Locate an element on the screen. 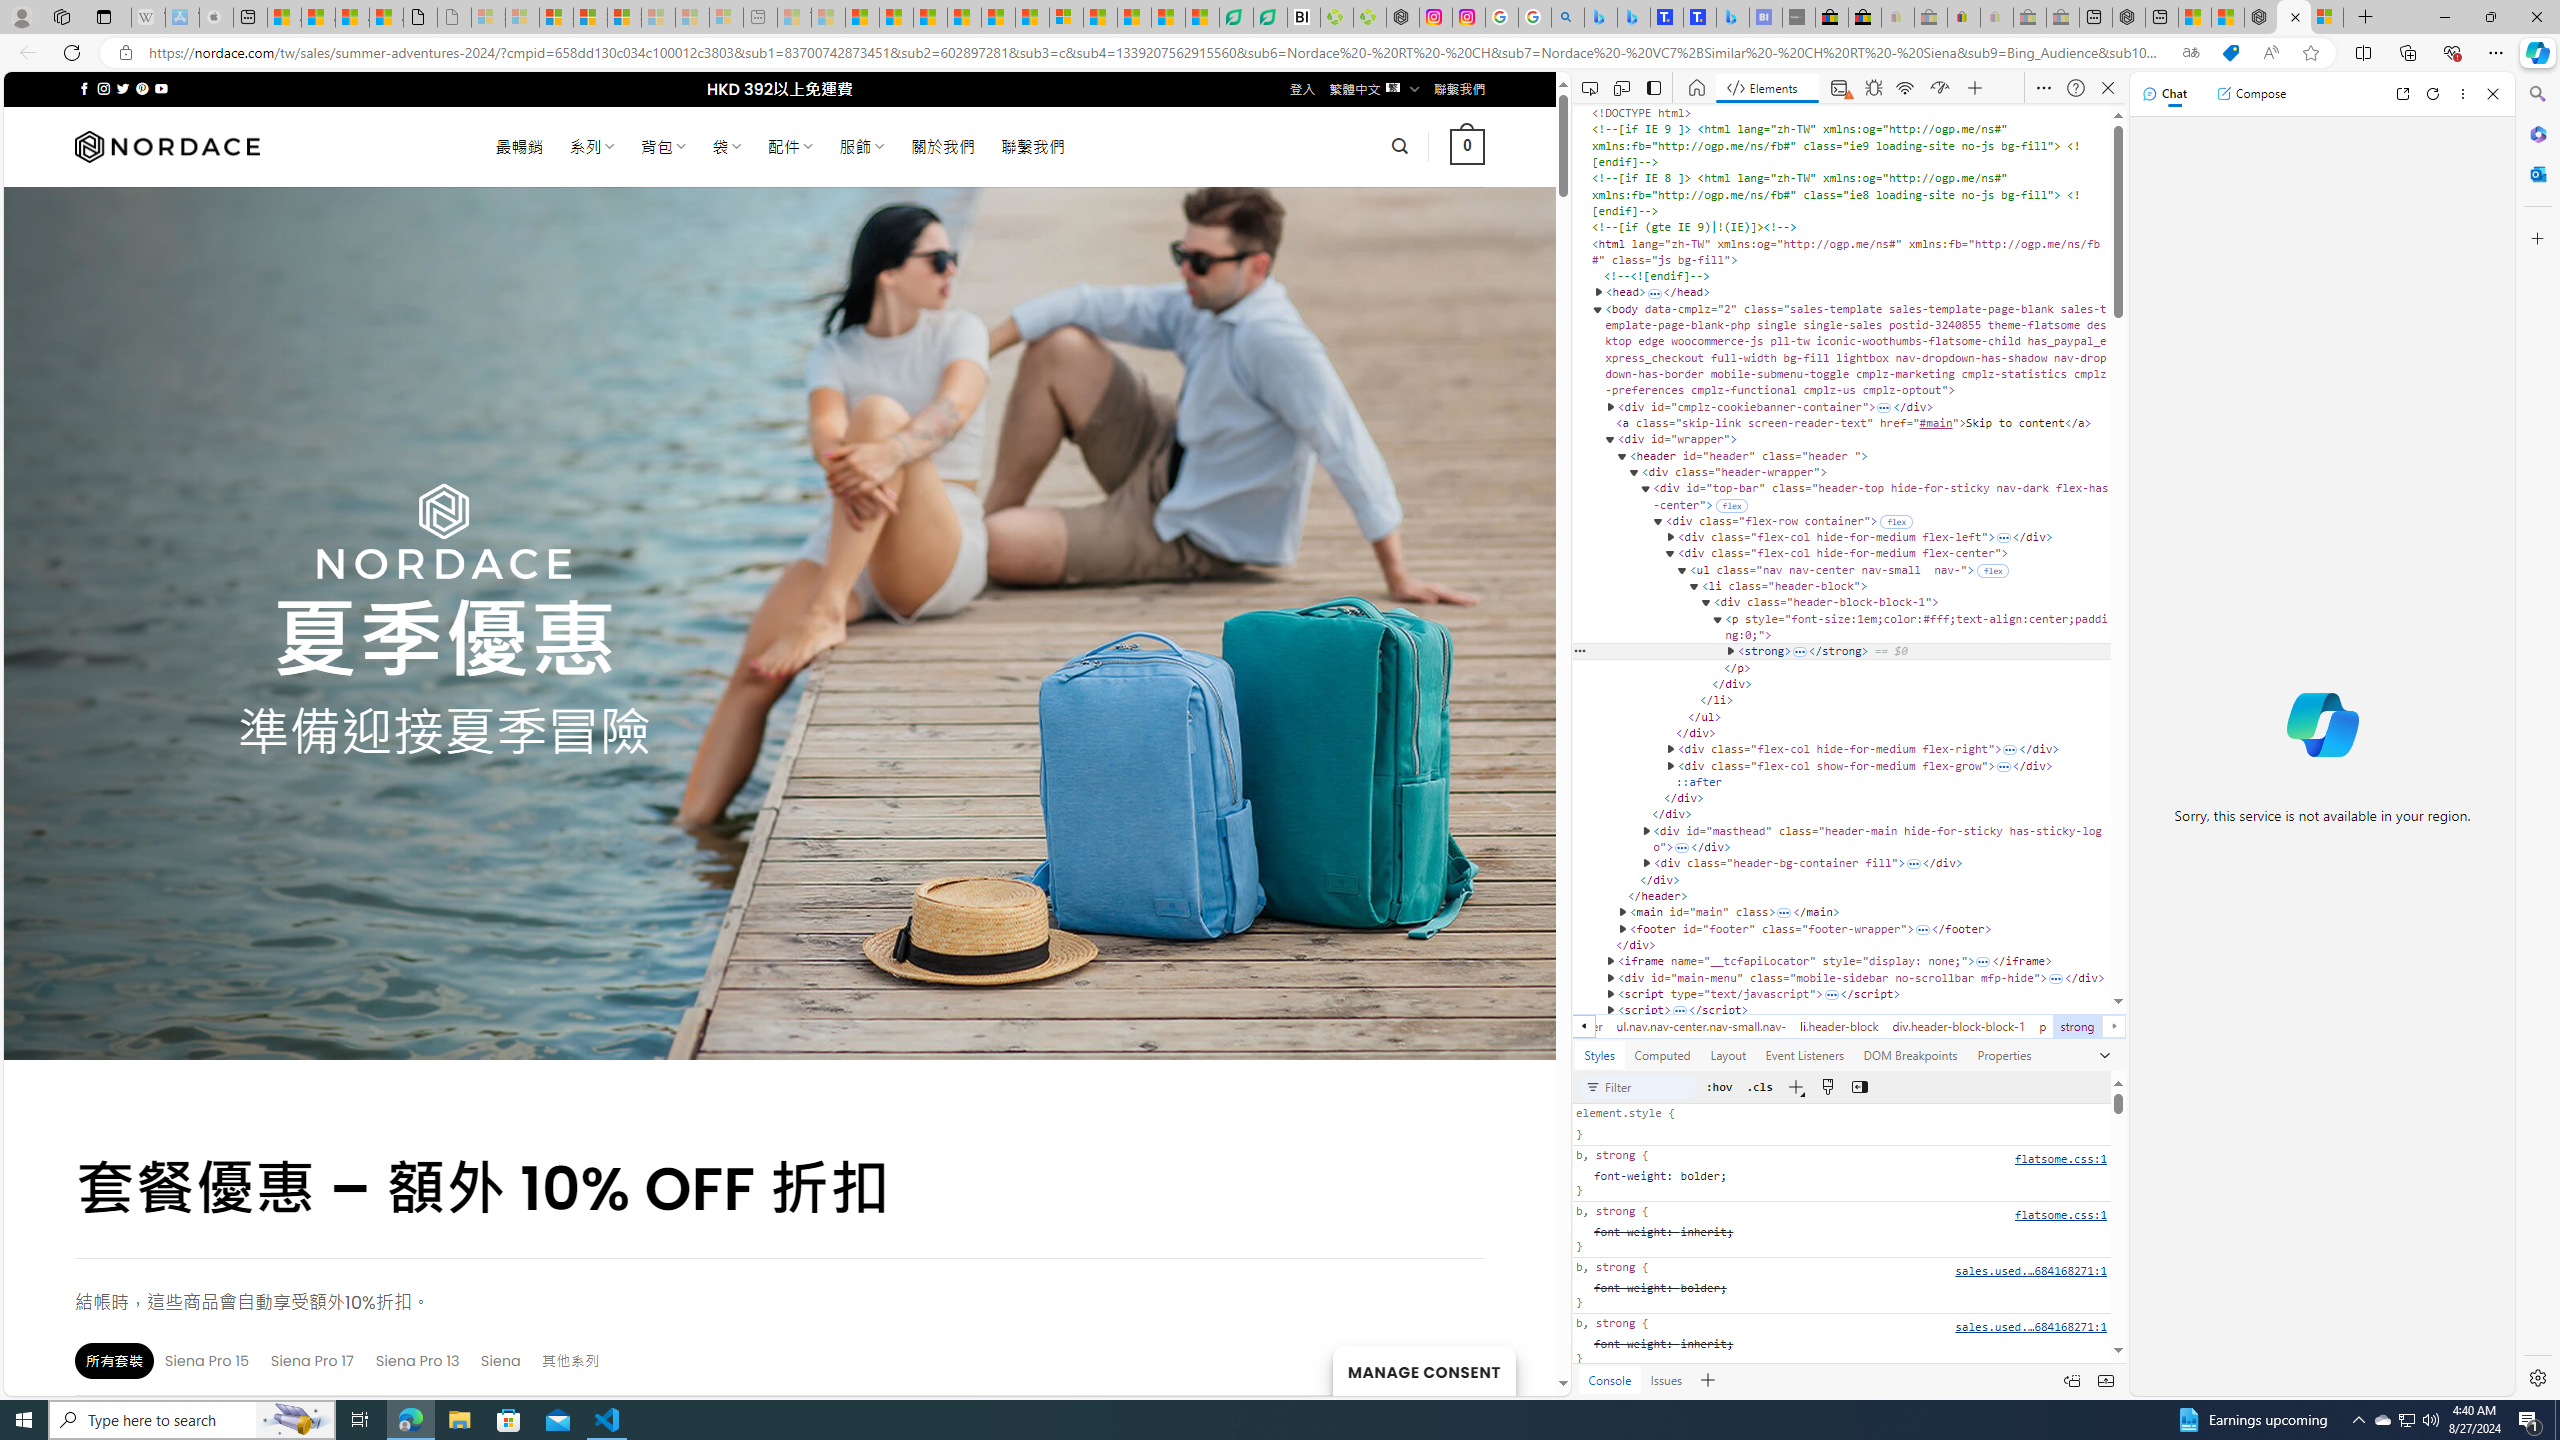  'Side bar' is located at coordinates (2537, 735).